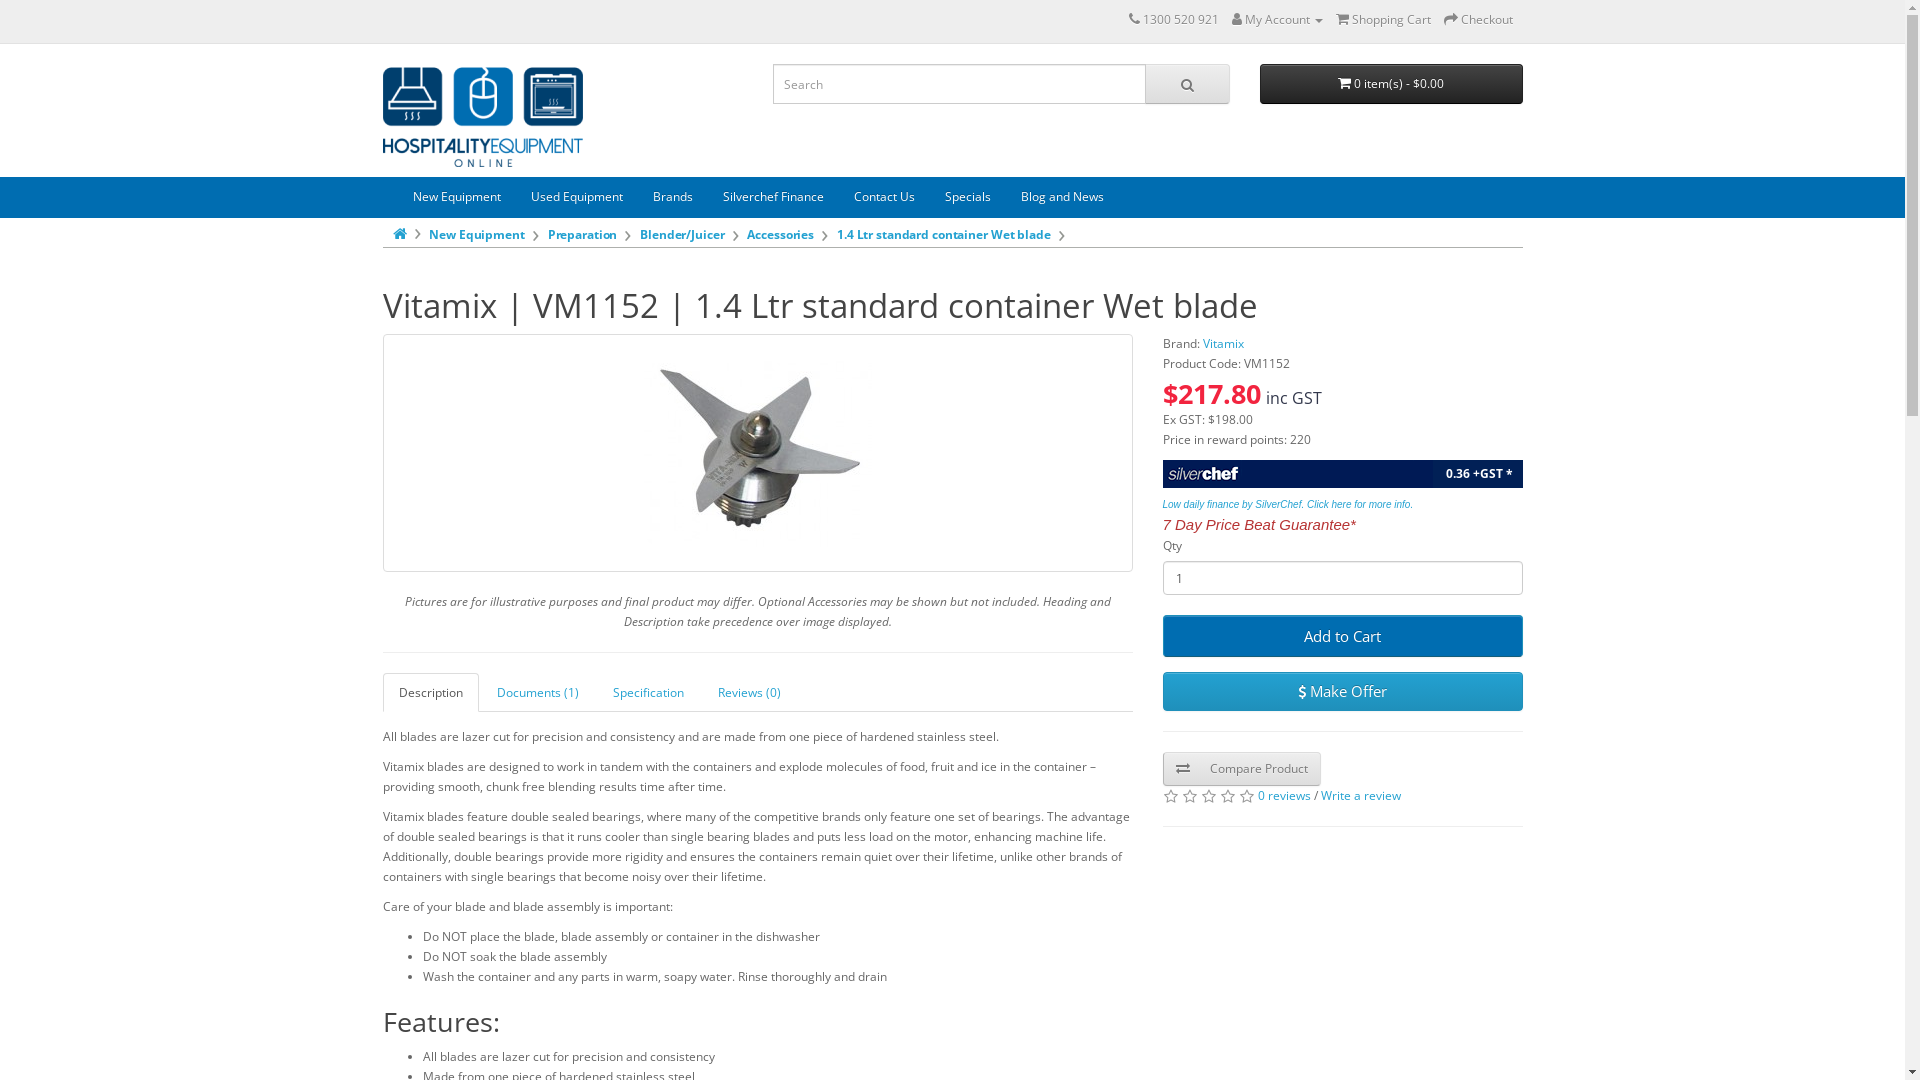  What do you see at coordinates (701, 691) in the screenshot?
I see `'Reviews (0)'` at bounding box center [701, 691].